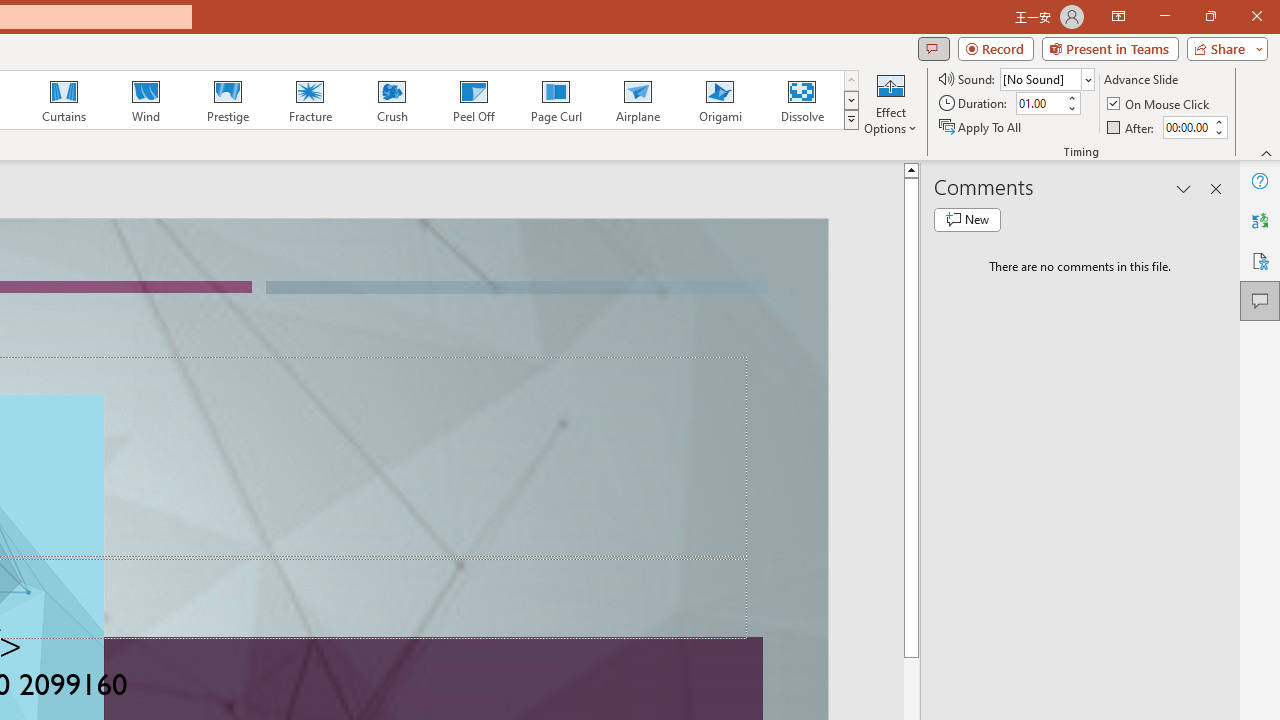 This screenshot has width=1280, height=720. What do you see at coordinates (144, 100) in the screenshot?
I see `'Wind'` at bounding box center [144, 100].